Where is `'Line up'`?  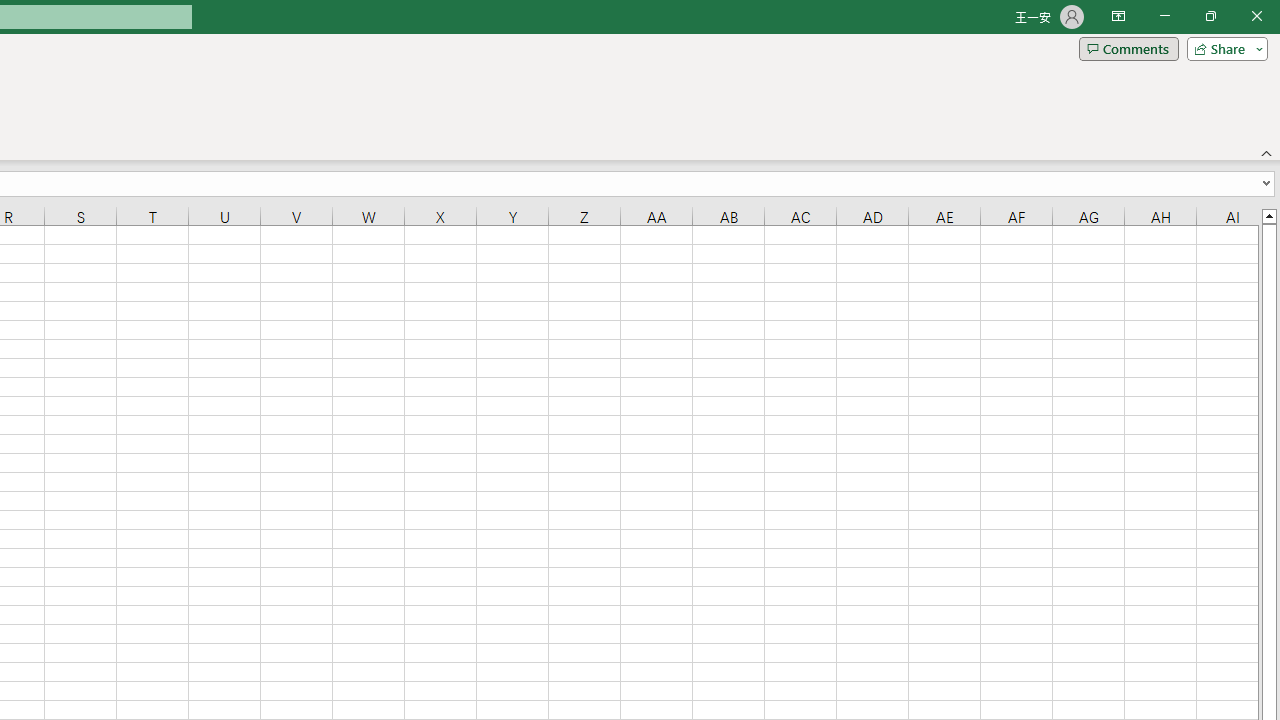
'Line up' is located at coordinates (1268, 215).